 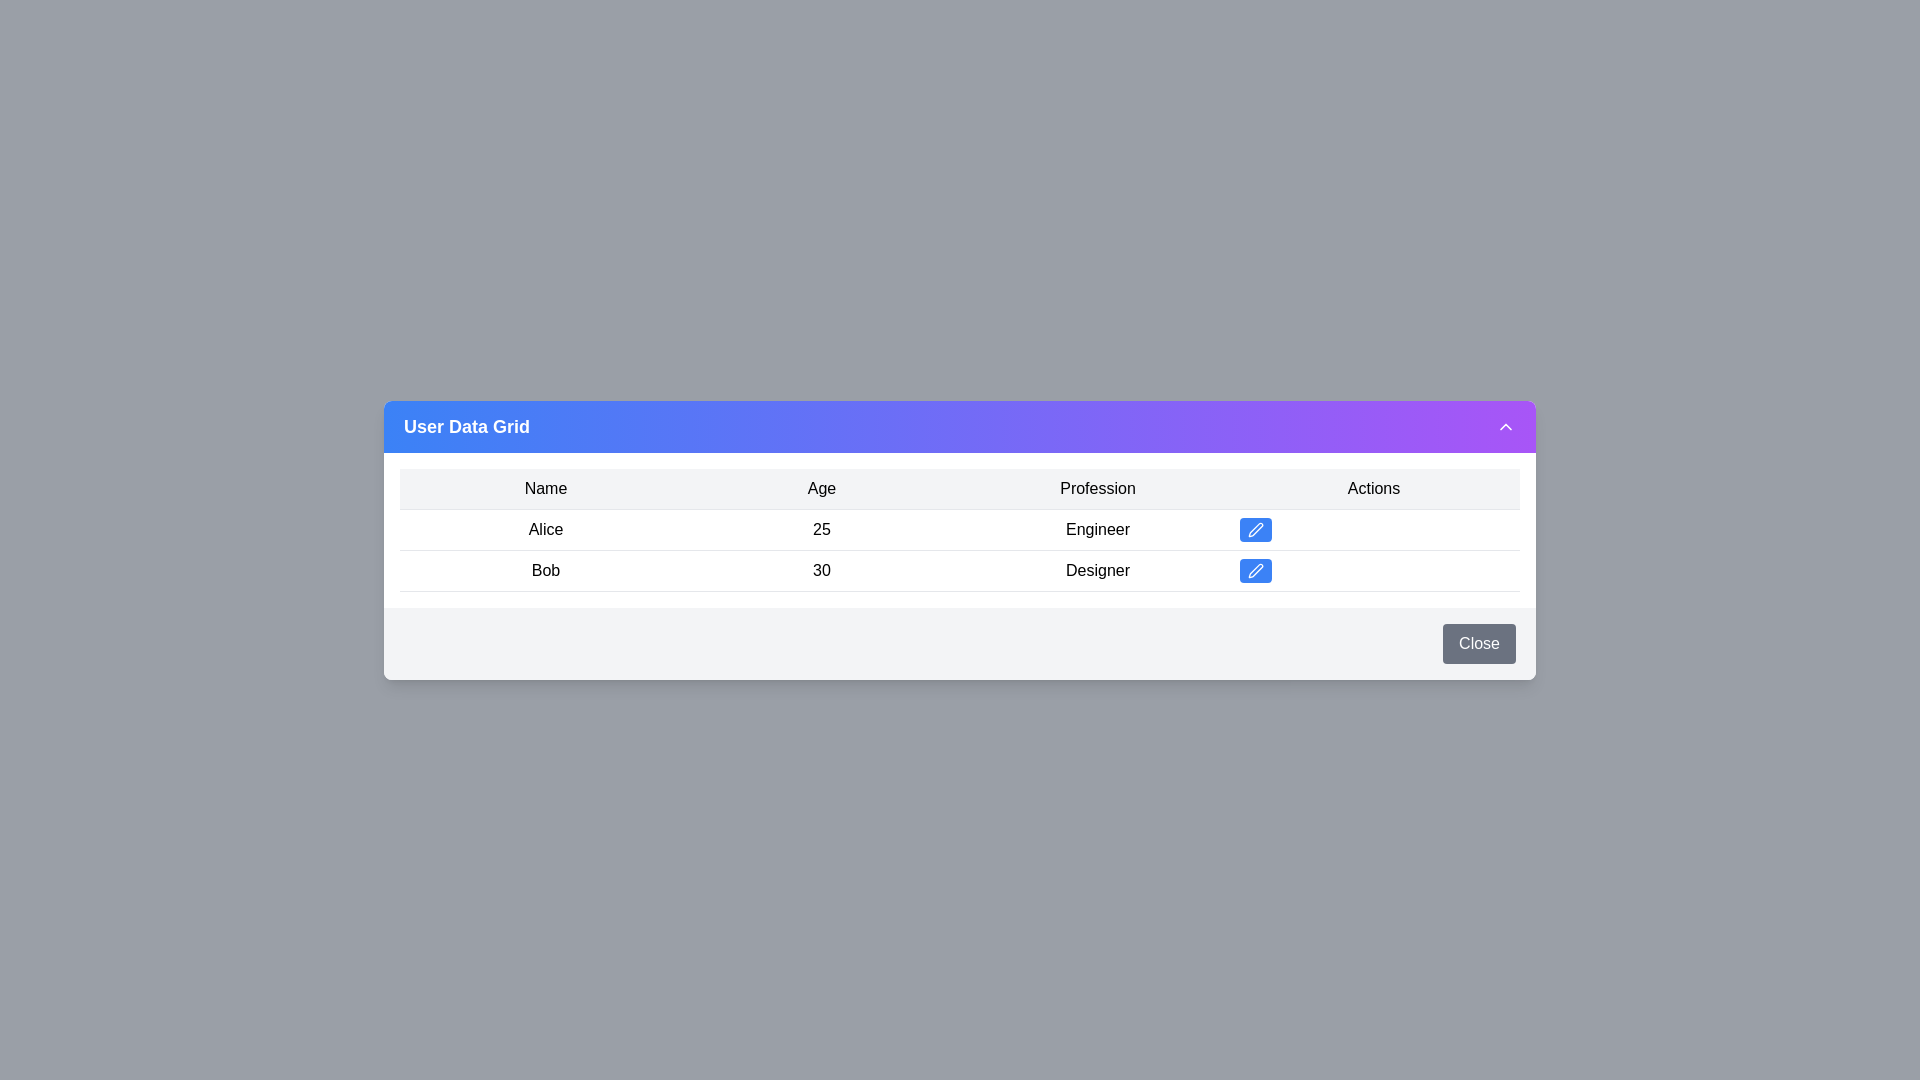 I want to click on the text element displaying 'Engineer' located in the 'Profession' column of the first row in the data grid, so click(x=1097, y=527).